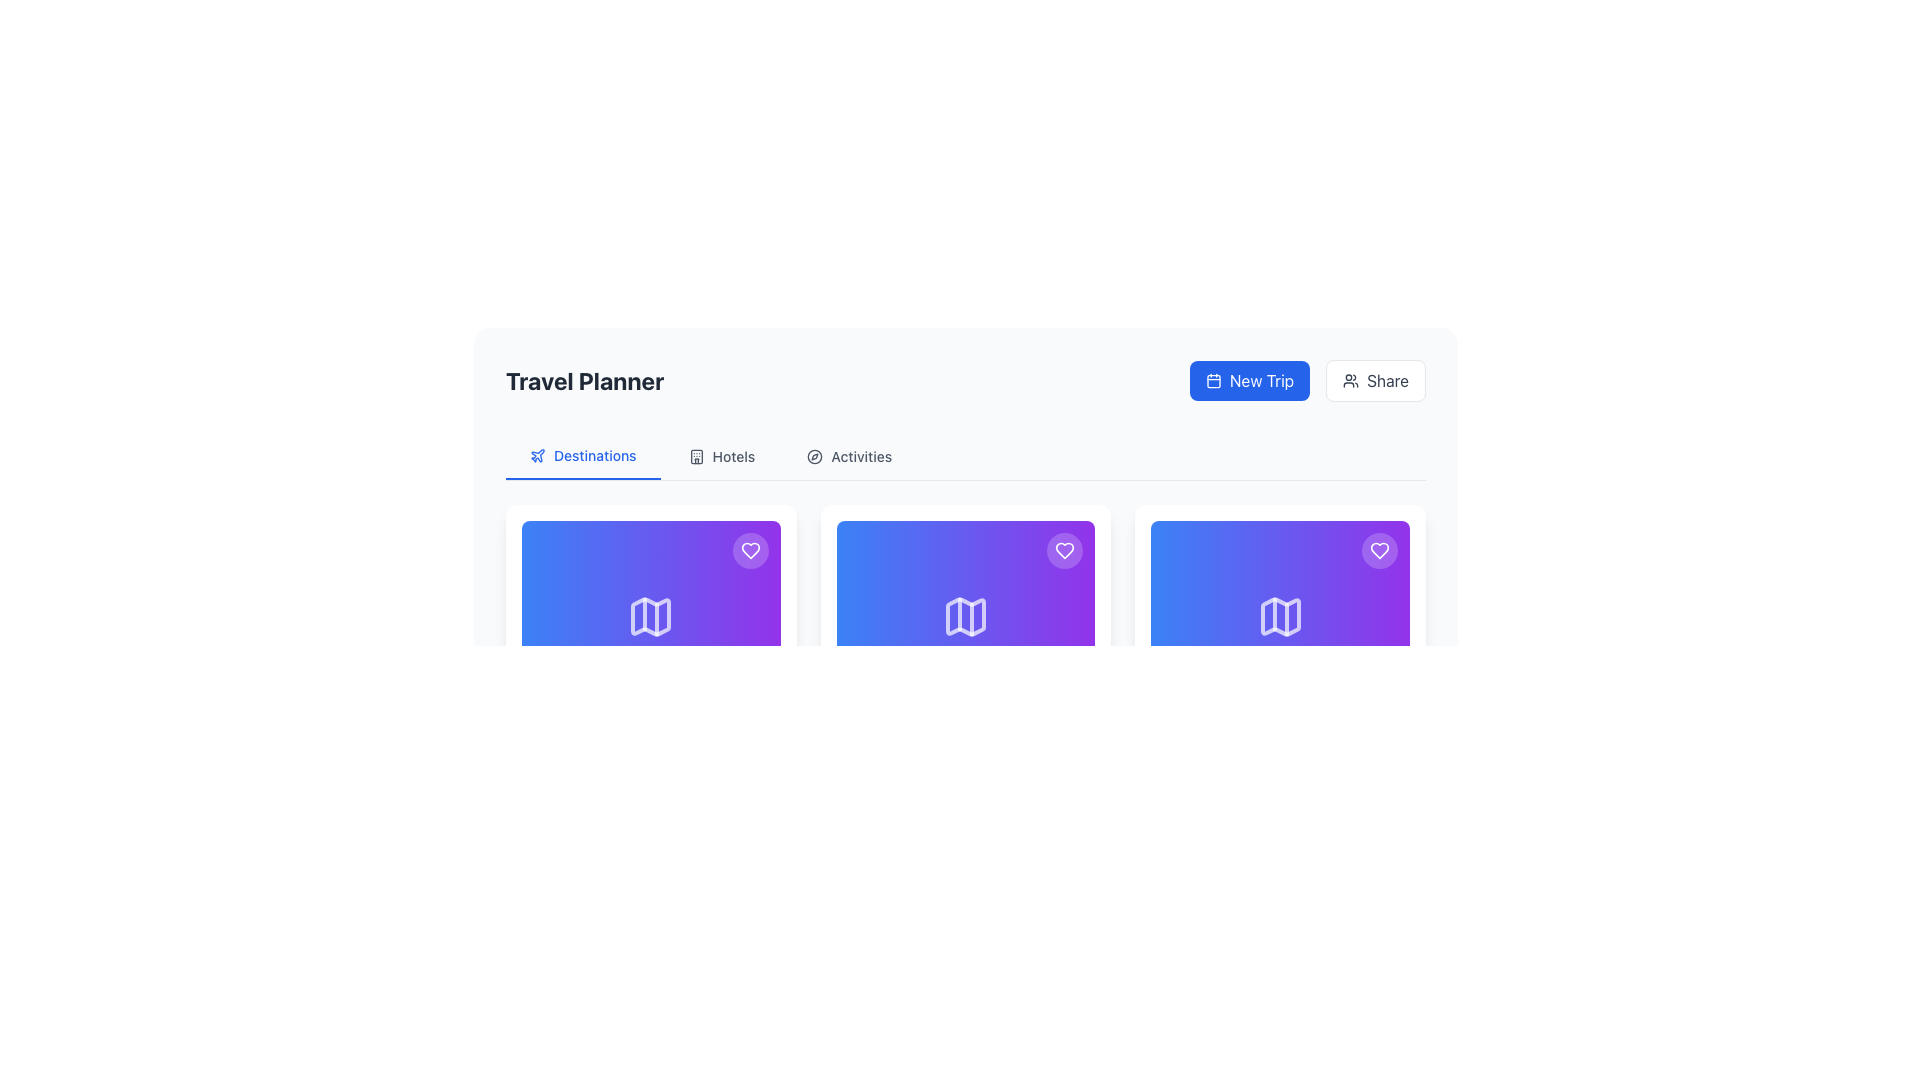  Describe the element at coordinates (1064, 551) in the screenshot. I see `the favorite button located at the top-right corner of the second card in the horizontally-aligned list to trigger the hover effect` at that location.